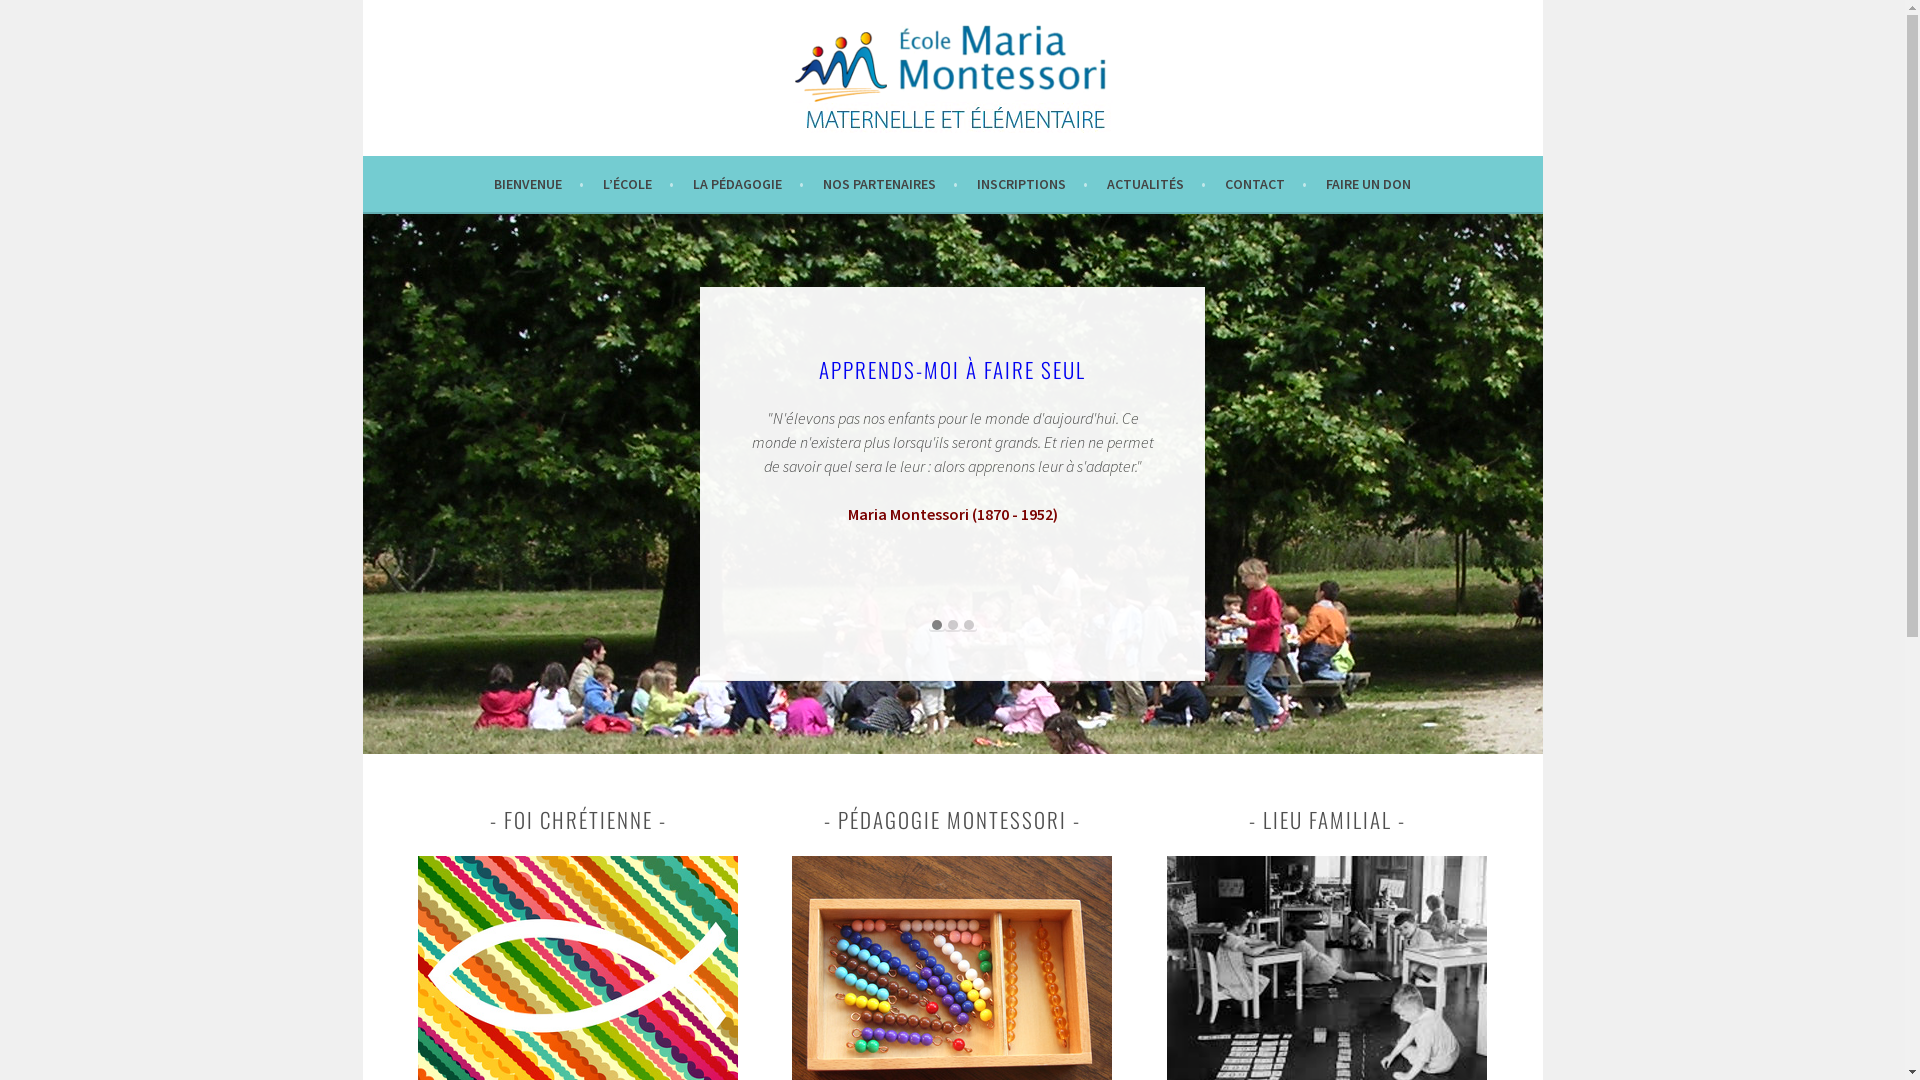 This screenshot has height=1080, width=1920. I want to click on 'INSCRIPTIONS', so click(1032, 184).